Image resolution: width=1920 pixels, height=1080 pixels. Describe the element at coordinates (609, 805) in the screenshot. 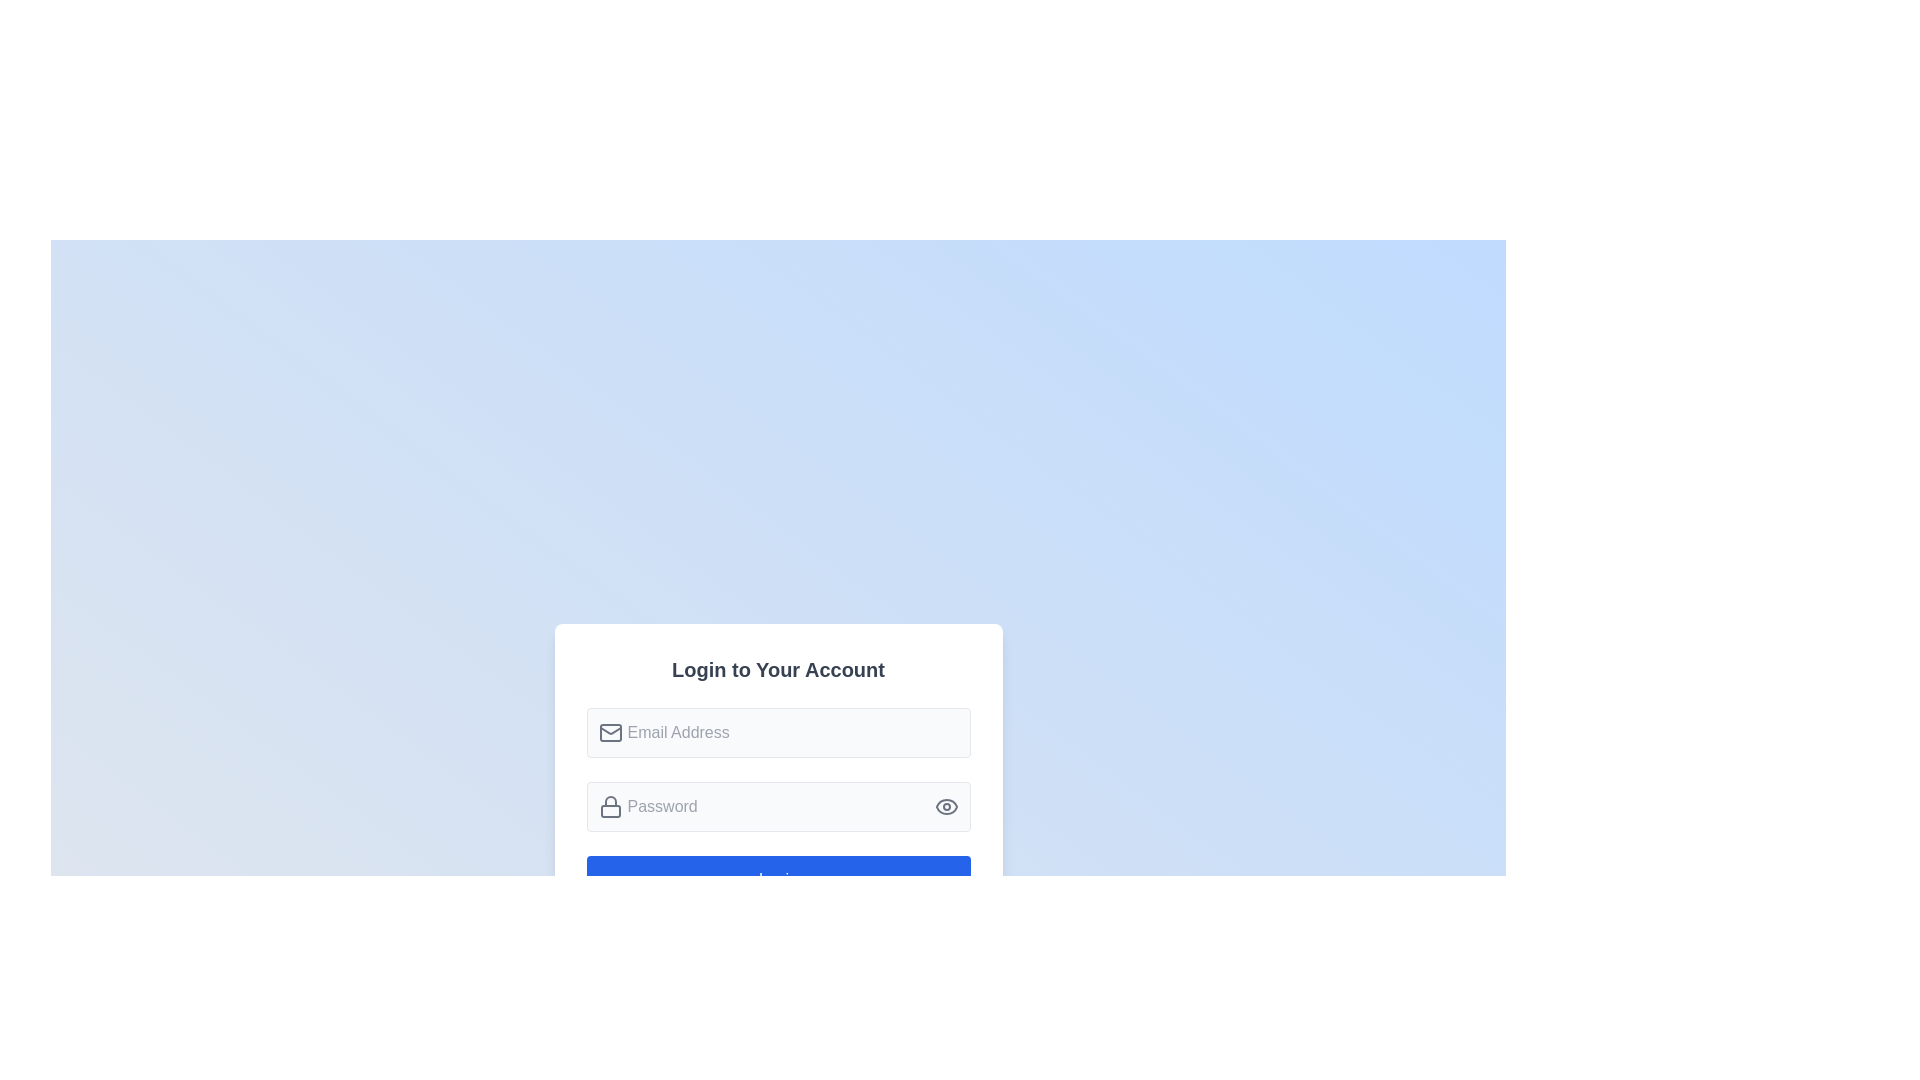

I see `the decorative lock icon located at the left edge of the password input field to visually indicate its security functionality` at that location.